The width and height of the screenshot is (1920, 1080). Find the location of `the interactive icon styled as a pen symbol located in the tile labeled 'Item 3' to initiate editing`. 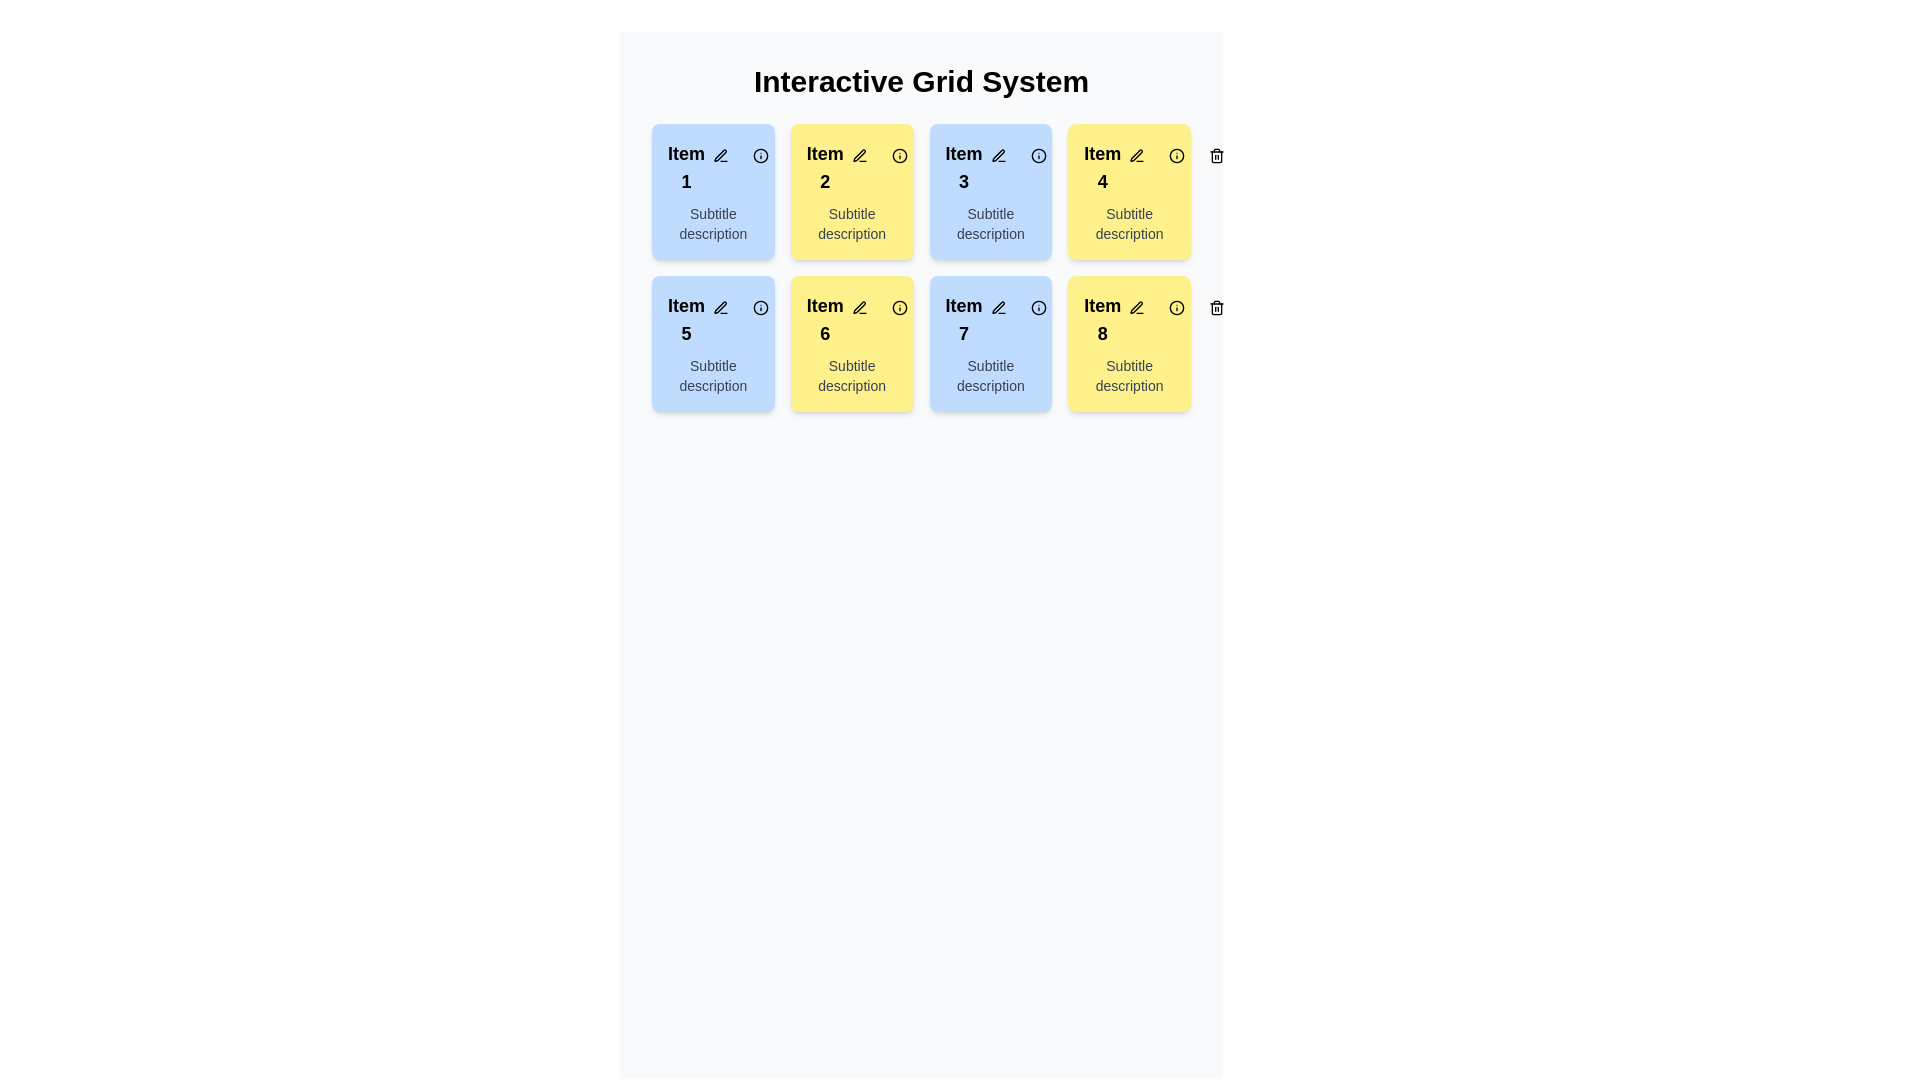

the interactive icon styled as a pen symbol located in the tile labeled 'Item 3' to initiate editing is located at coordinates (998, 154).